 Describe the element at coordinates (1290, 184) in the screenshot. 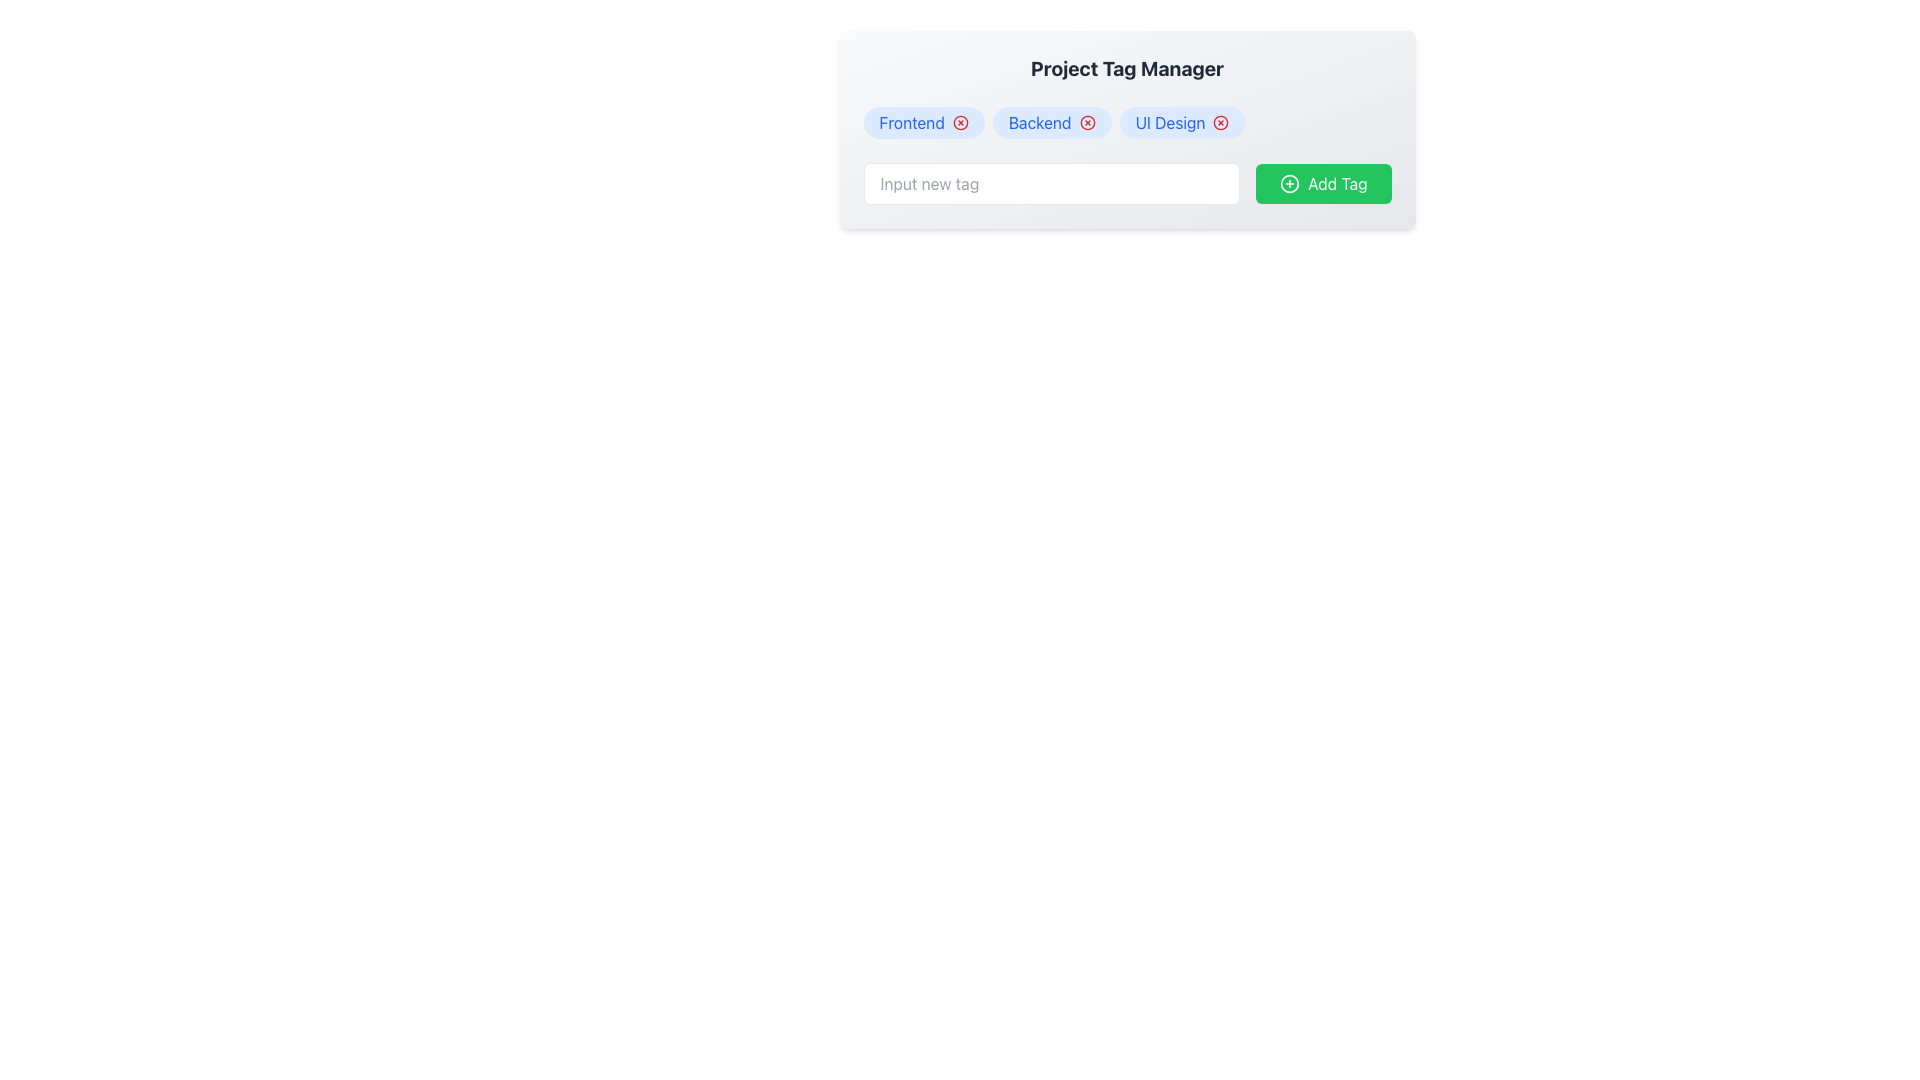

I see `the '+' icon located within the 'Add Tag' button` at that location.